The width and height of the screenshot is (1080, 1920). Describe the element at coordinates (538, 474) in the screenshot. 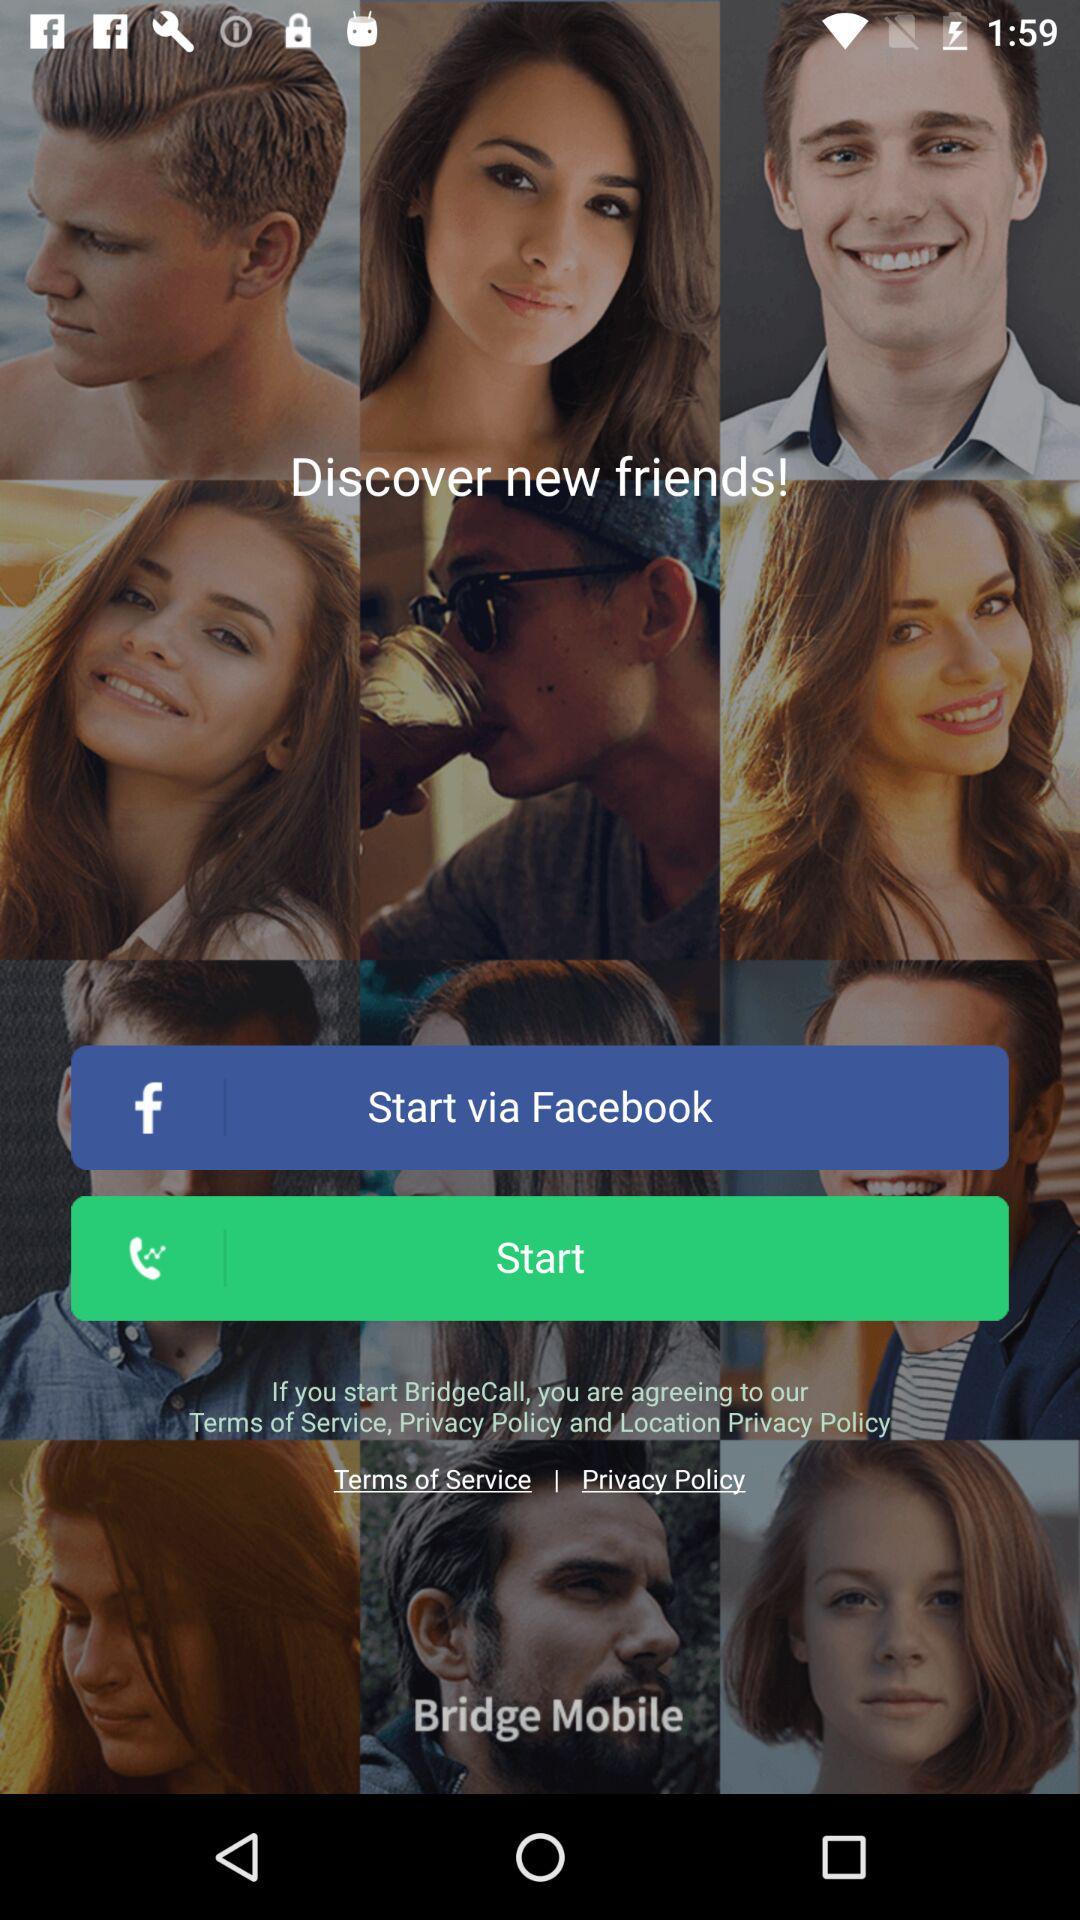

I see `the app at the top` at that location.